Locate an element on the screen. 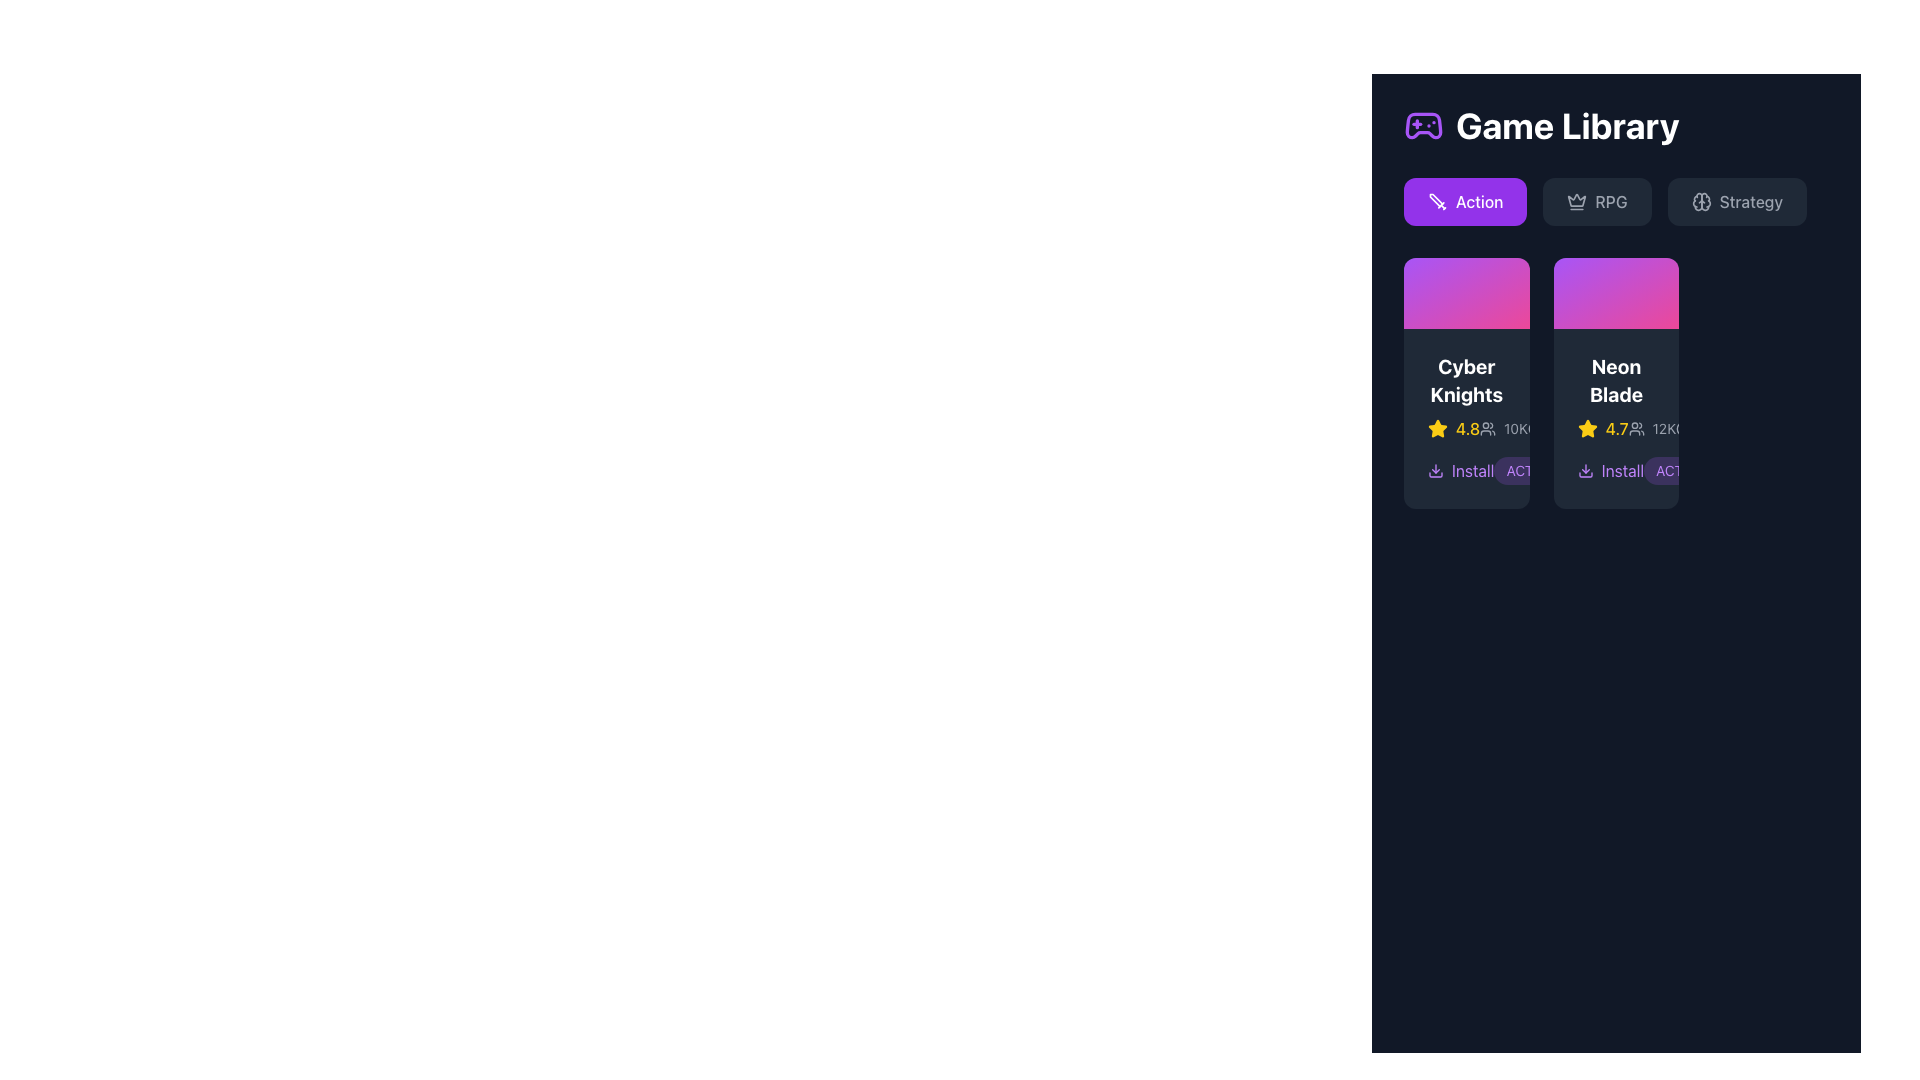 This screenshot has height=1080, width=1920. the star icon in the rating component of the 'Neon Blade' game card to interact with the rating is located at coordinates (1616, 427).